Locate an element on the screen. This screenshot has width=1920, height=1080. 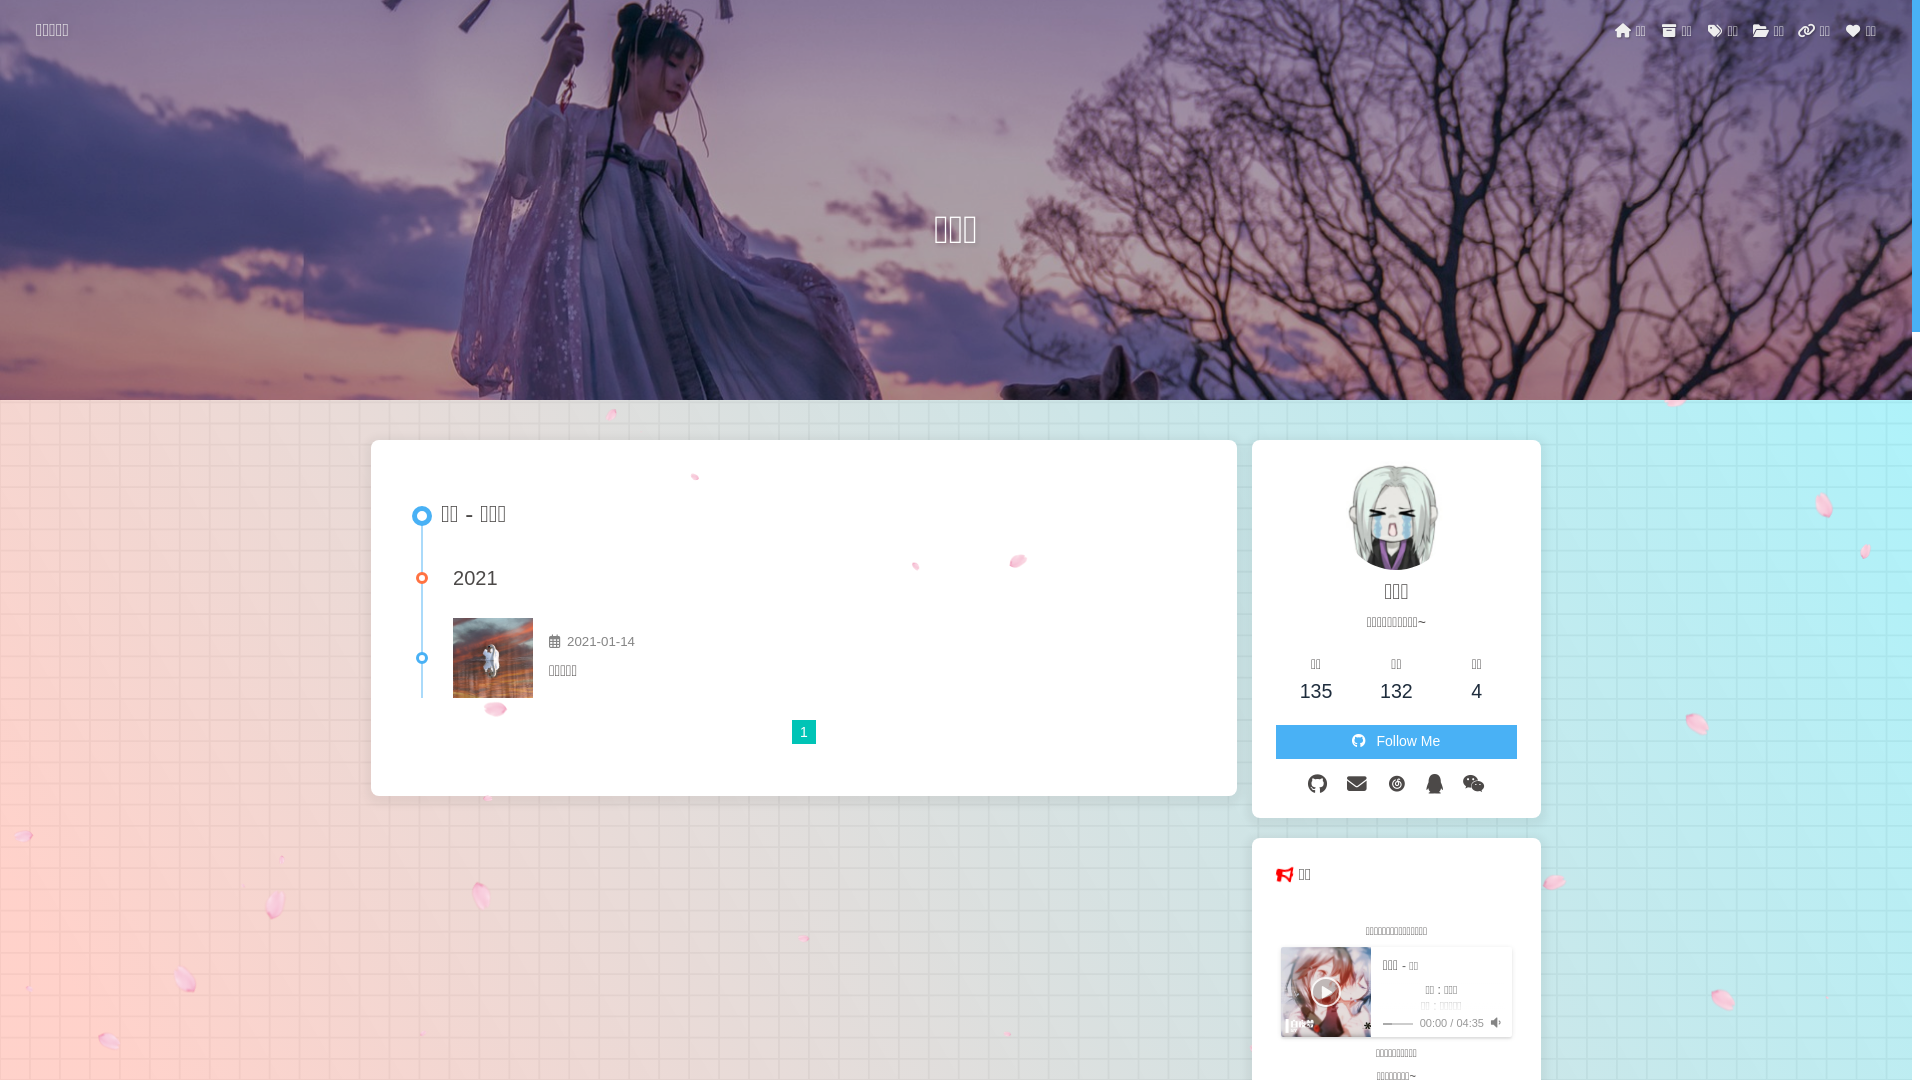
'Follow Me' is located at coordinates (1275, 741).